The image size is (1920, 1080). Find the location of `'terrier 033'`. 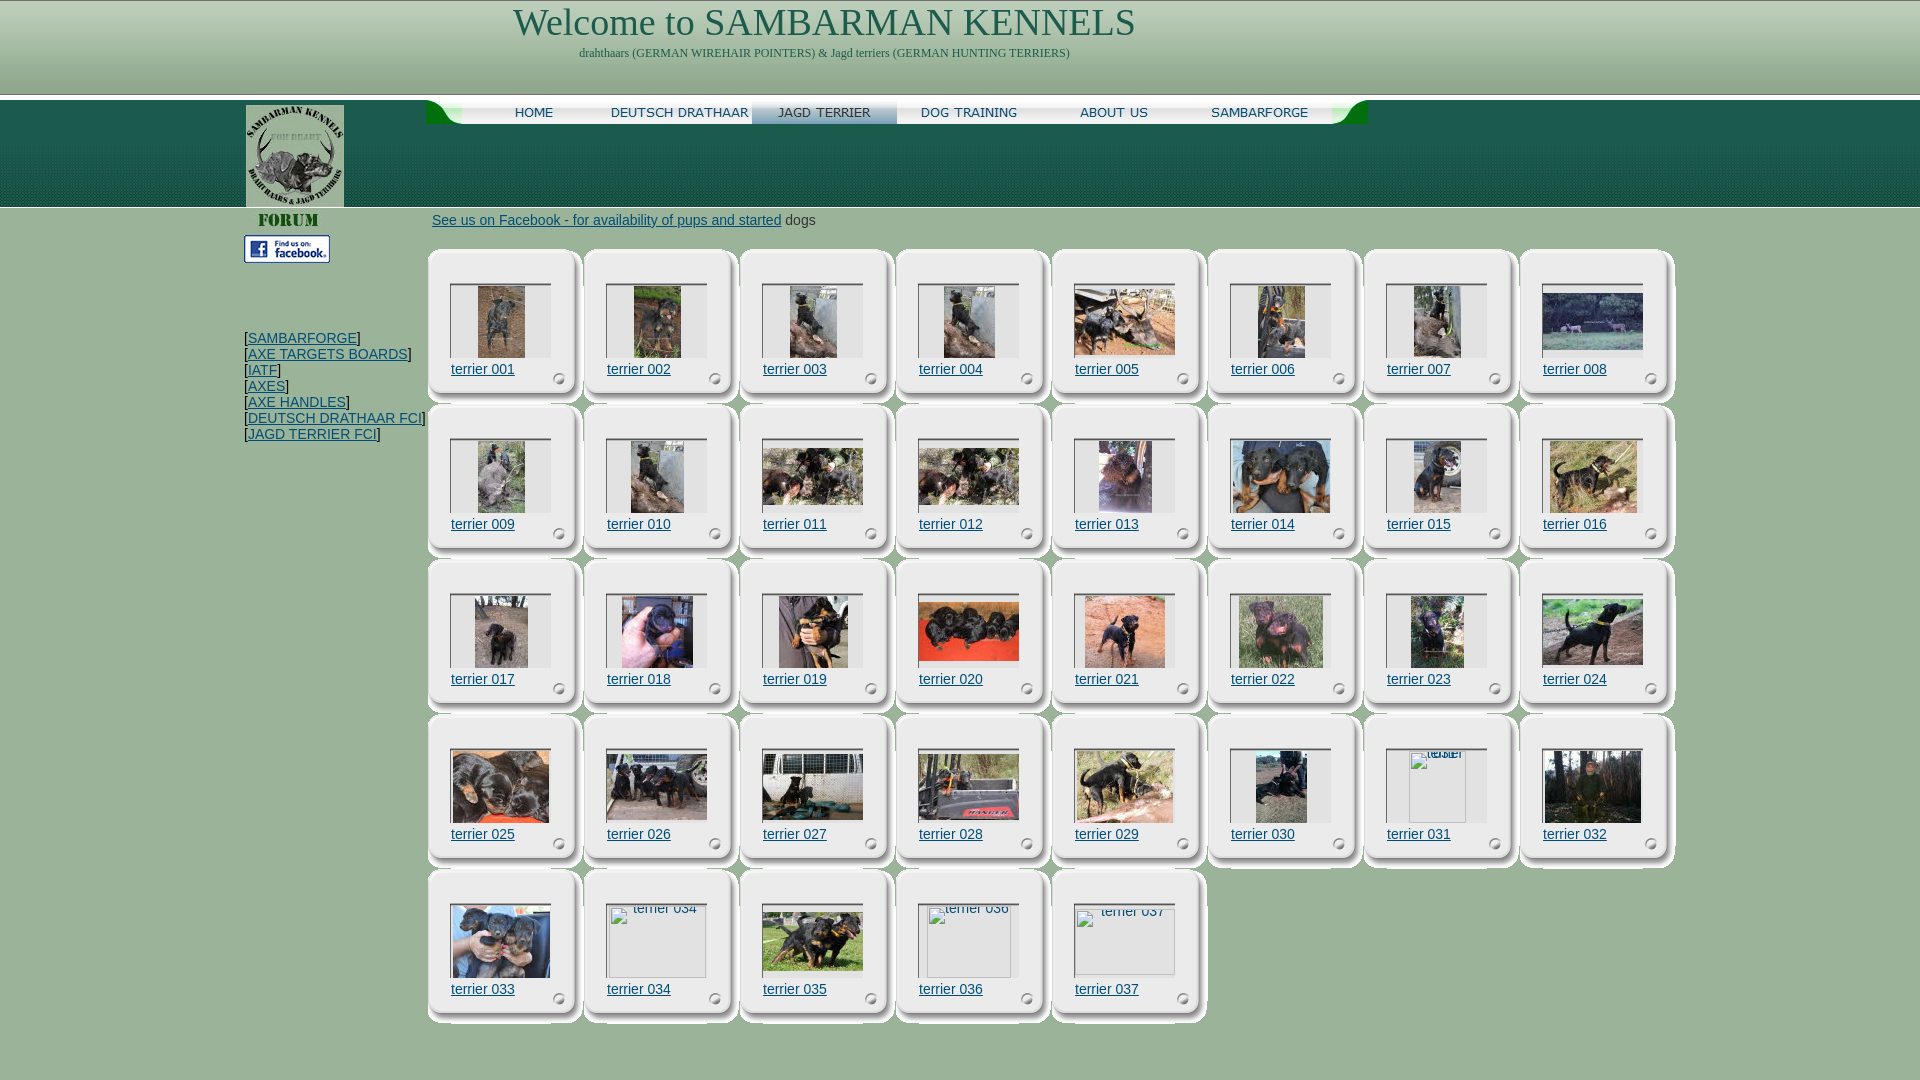

'terrier 033' is located at coordinates (483, 987).